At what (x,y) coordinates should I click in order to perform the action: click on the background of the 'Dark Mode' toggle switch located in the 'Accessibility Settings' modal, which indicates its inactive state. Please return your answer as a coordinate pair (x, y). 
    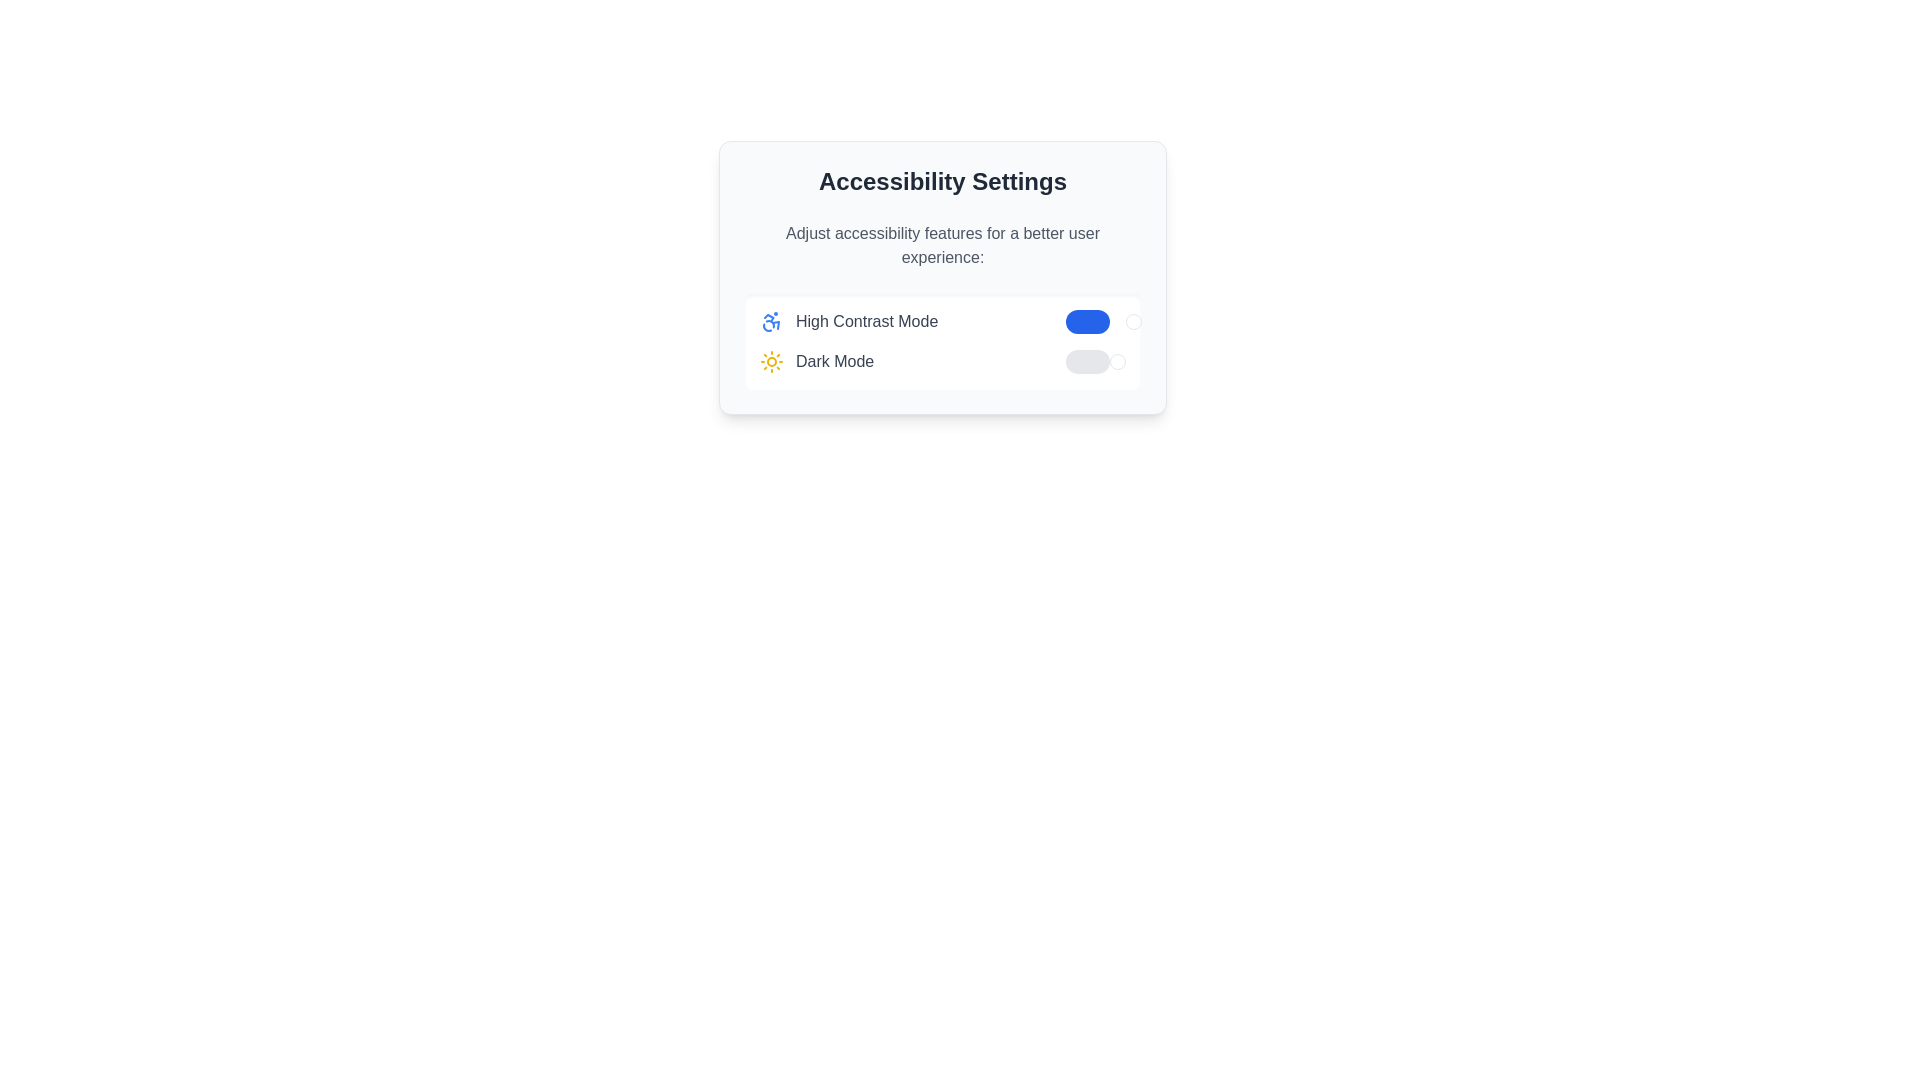
    Looking at the image, I should click on (1087, 362).